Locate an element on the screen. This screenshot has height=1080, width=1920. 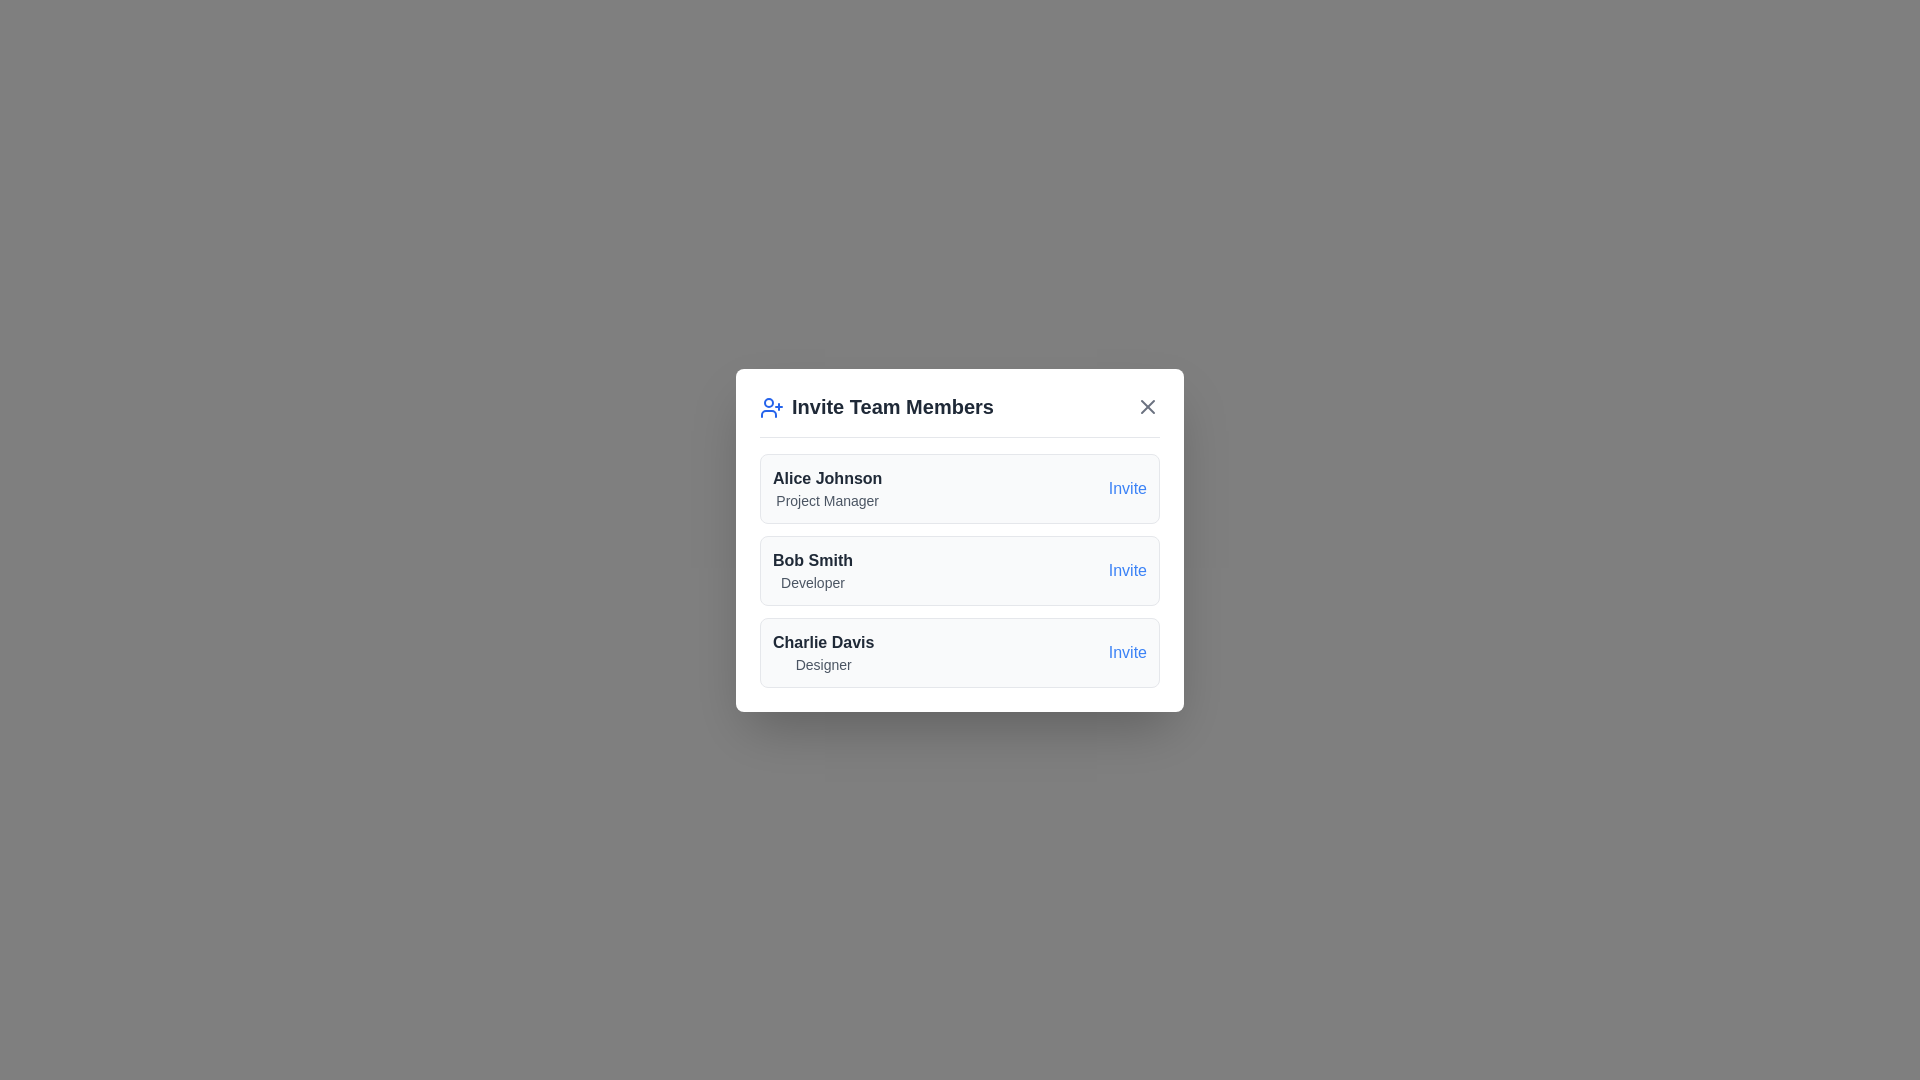
the close button to close the dialog is located at coordinates (1147, 405).